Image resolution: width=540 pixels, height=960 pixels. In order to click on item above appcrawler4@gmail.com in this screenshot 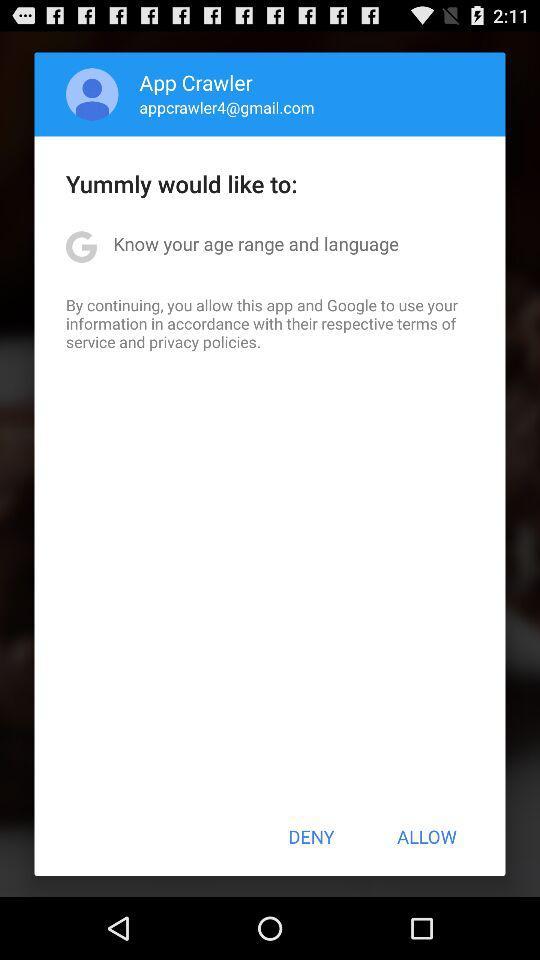, I will do `click(196, 82)`.